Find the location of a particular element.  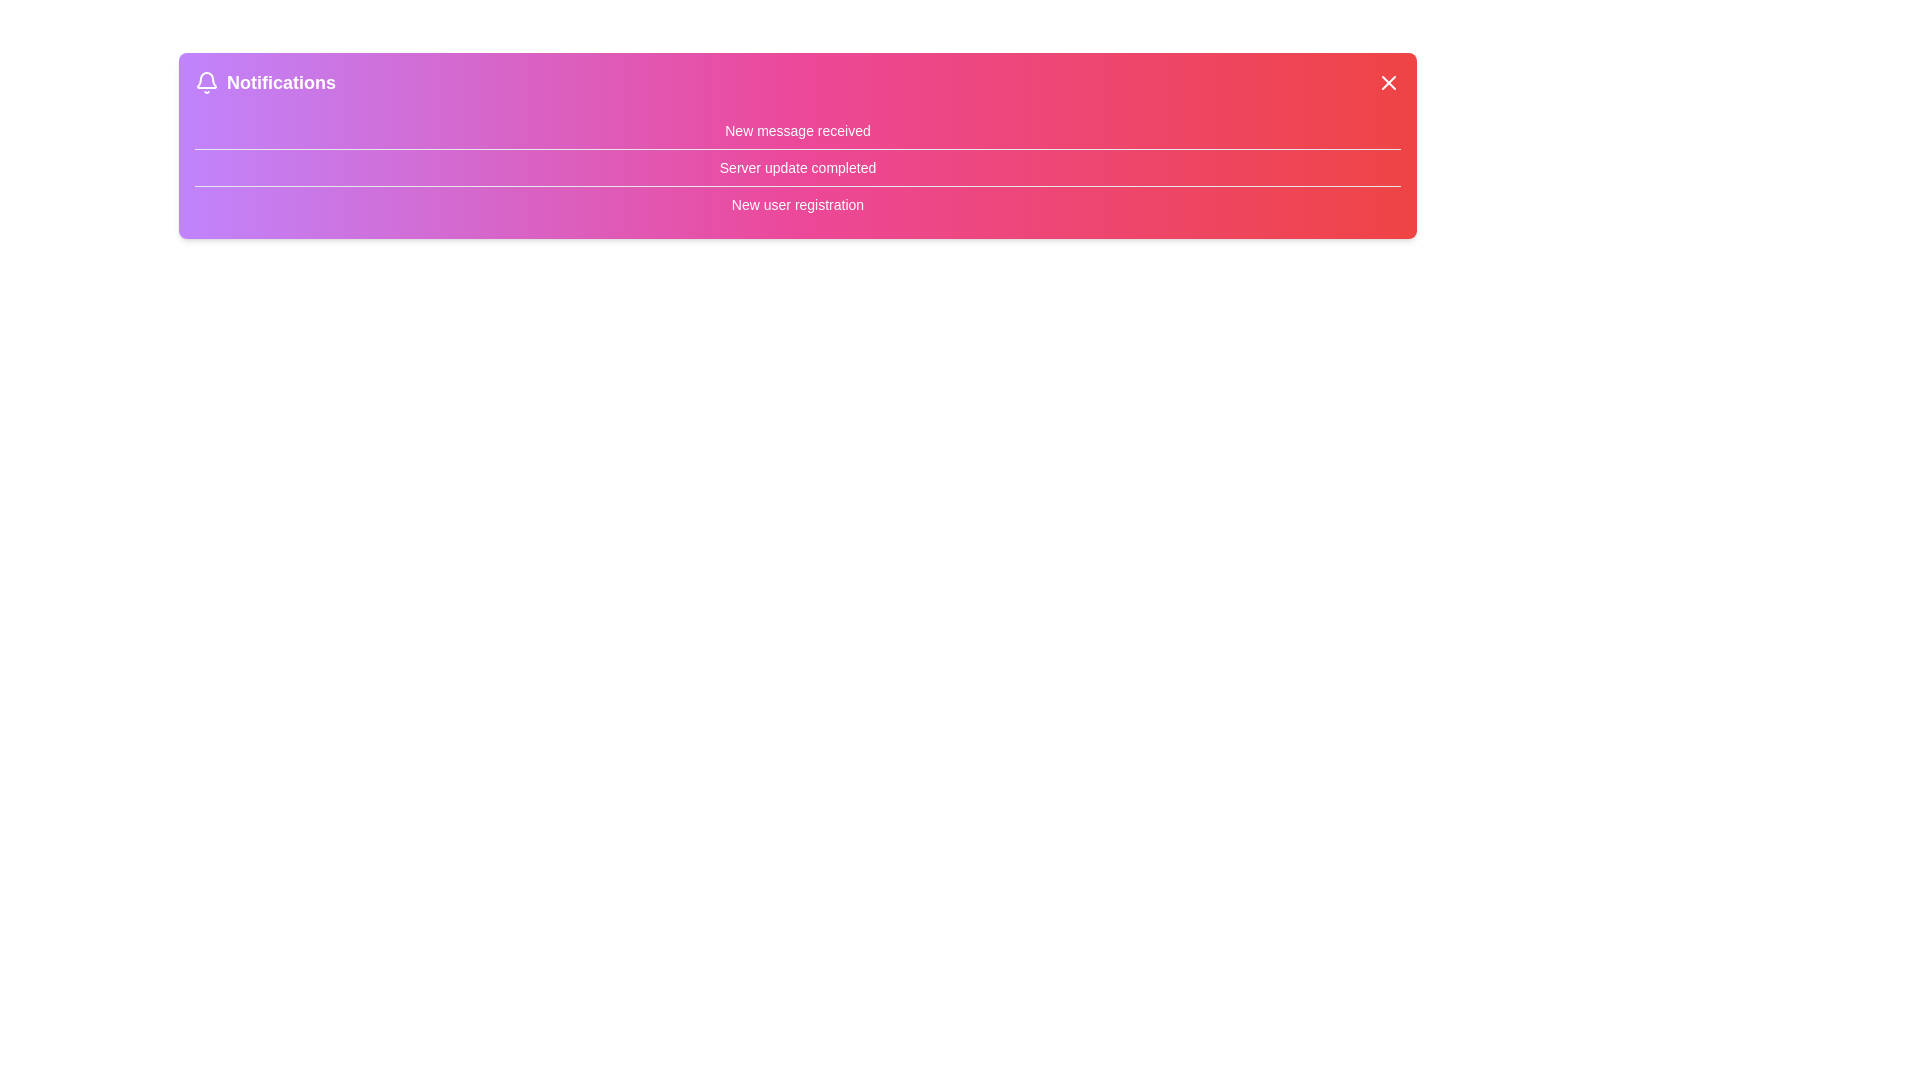

the bell icon located in the top left part of the notification panel, adjacent to the text 'Notifications' is located at coordinates (206, 82).